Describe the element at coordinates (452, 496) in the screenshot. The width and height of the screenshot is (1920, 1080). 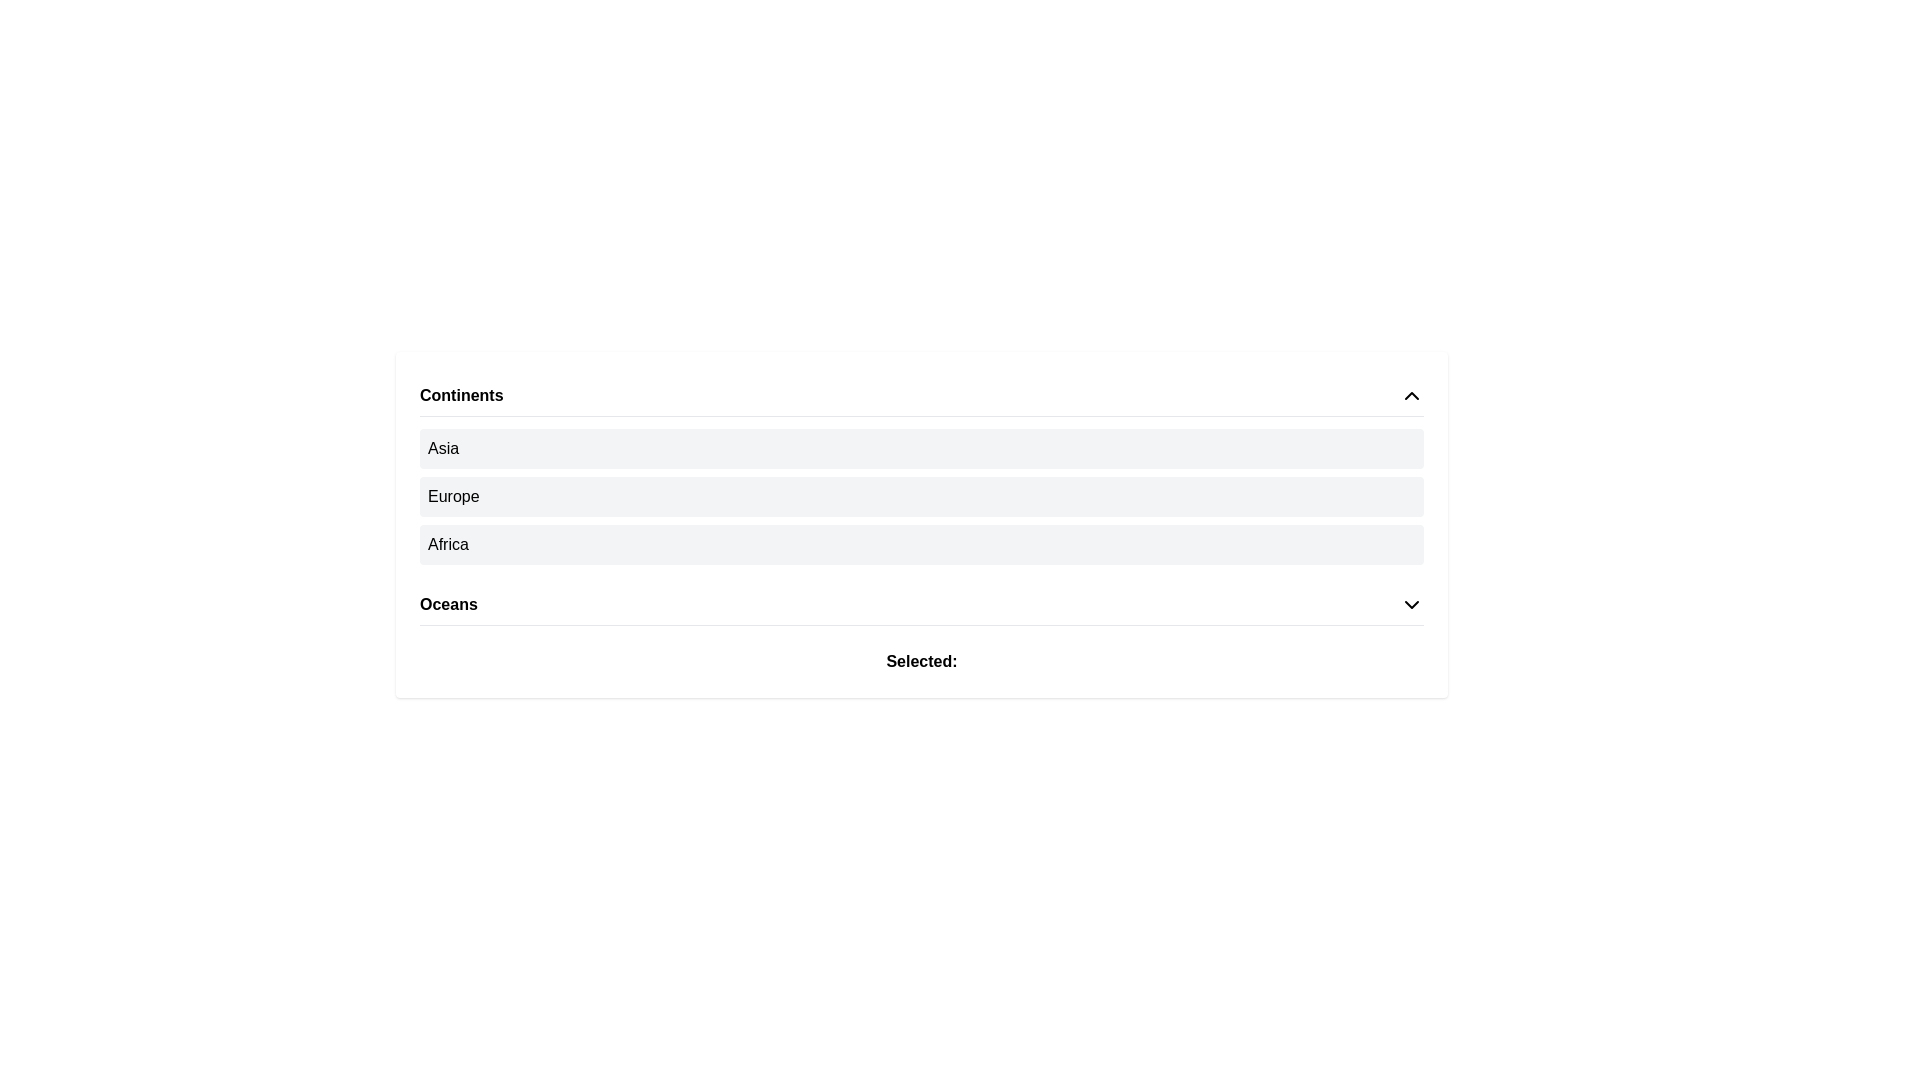
I see `the 'Europe' text label, which is positioned between the 'Asia' and 'Africa' text labels in the 'Continents' section, displayed on a gray background with padding and rounded corners` at that location.